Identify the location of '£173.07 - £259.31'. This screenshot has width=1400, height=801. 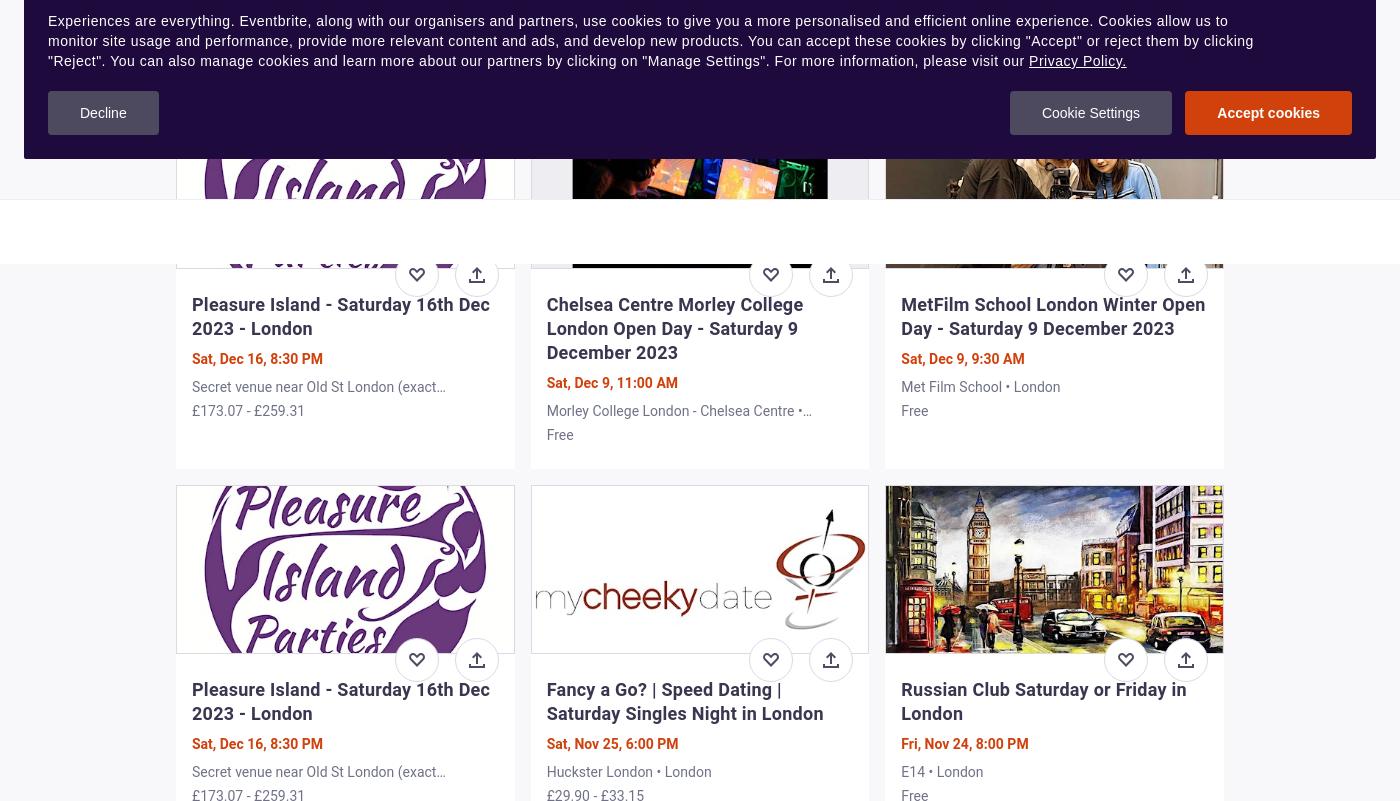
(247, 409).